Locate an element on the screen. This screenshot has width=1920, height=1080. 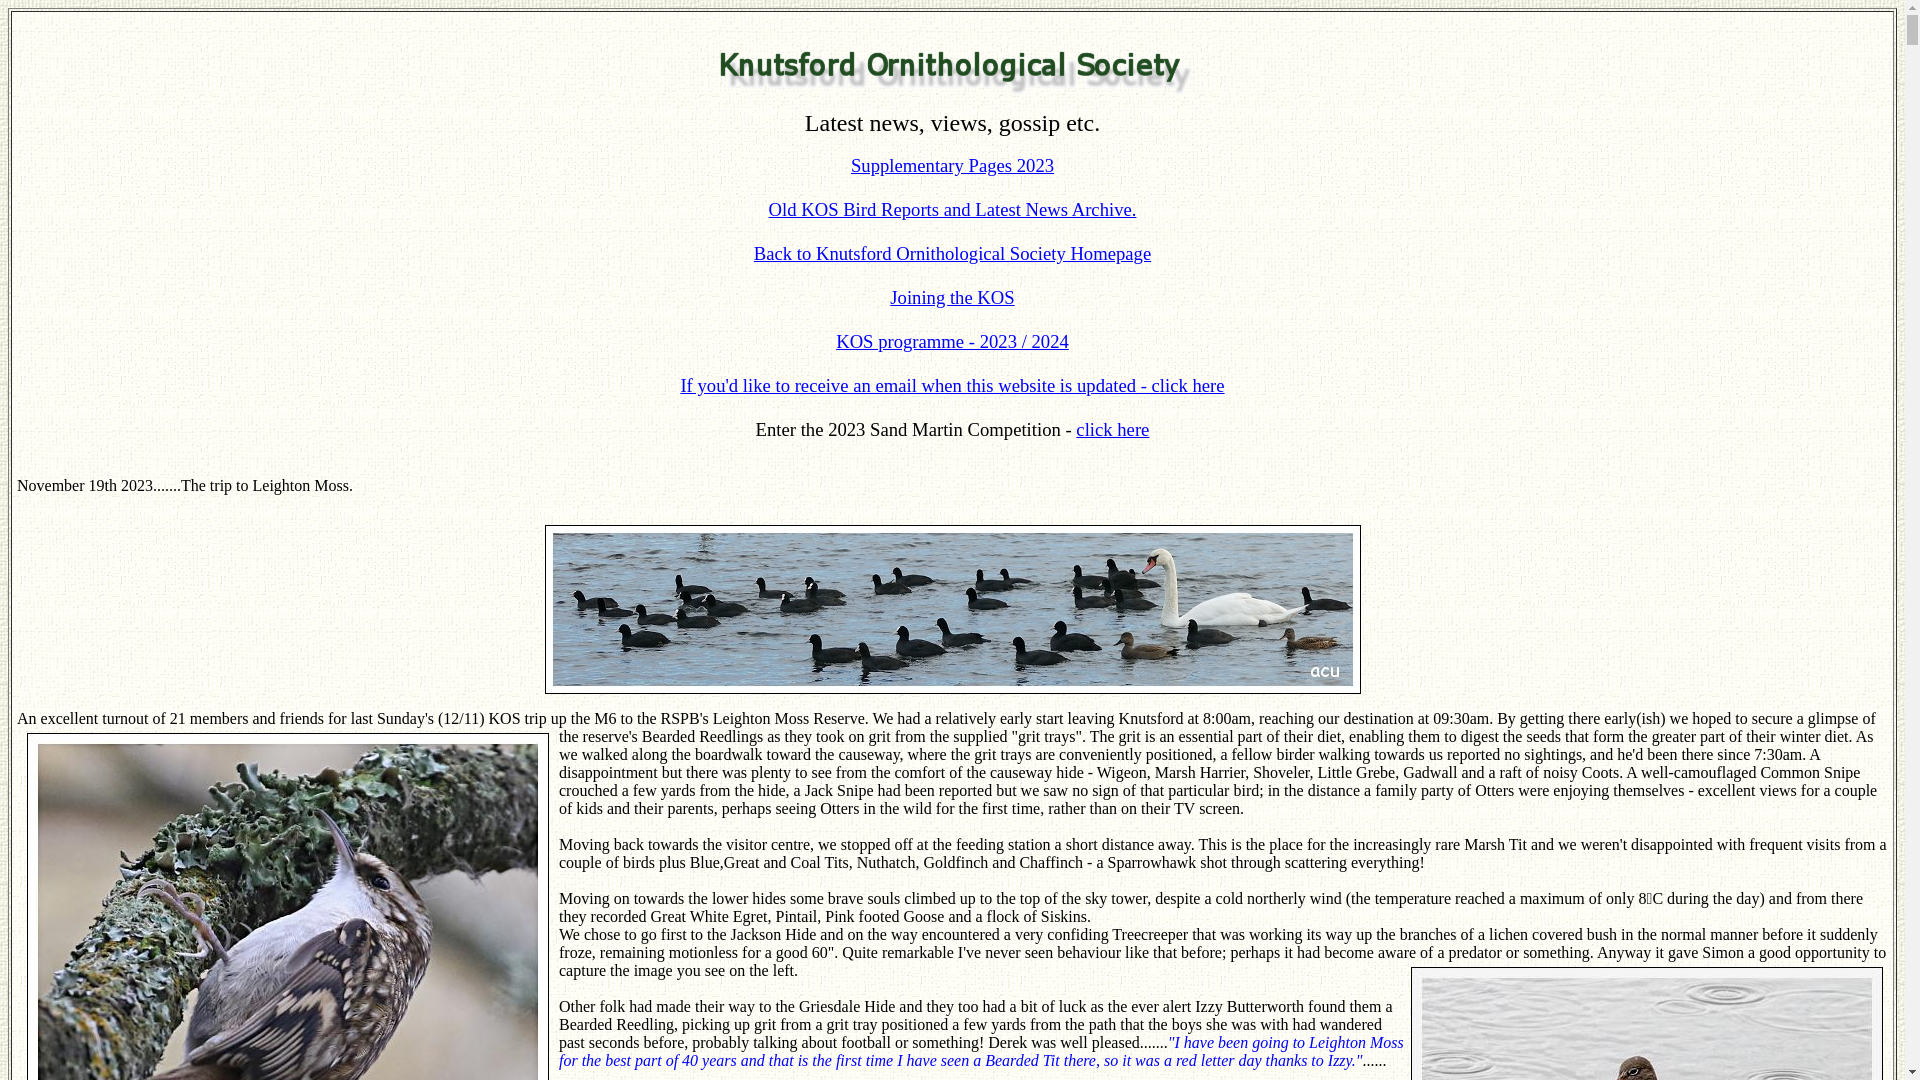
'click here' is located at coordinates (1111, 428).